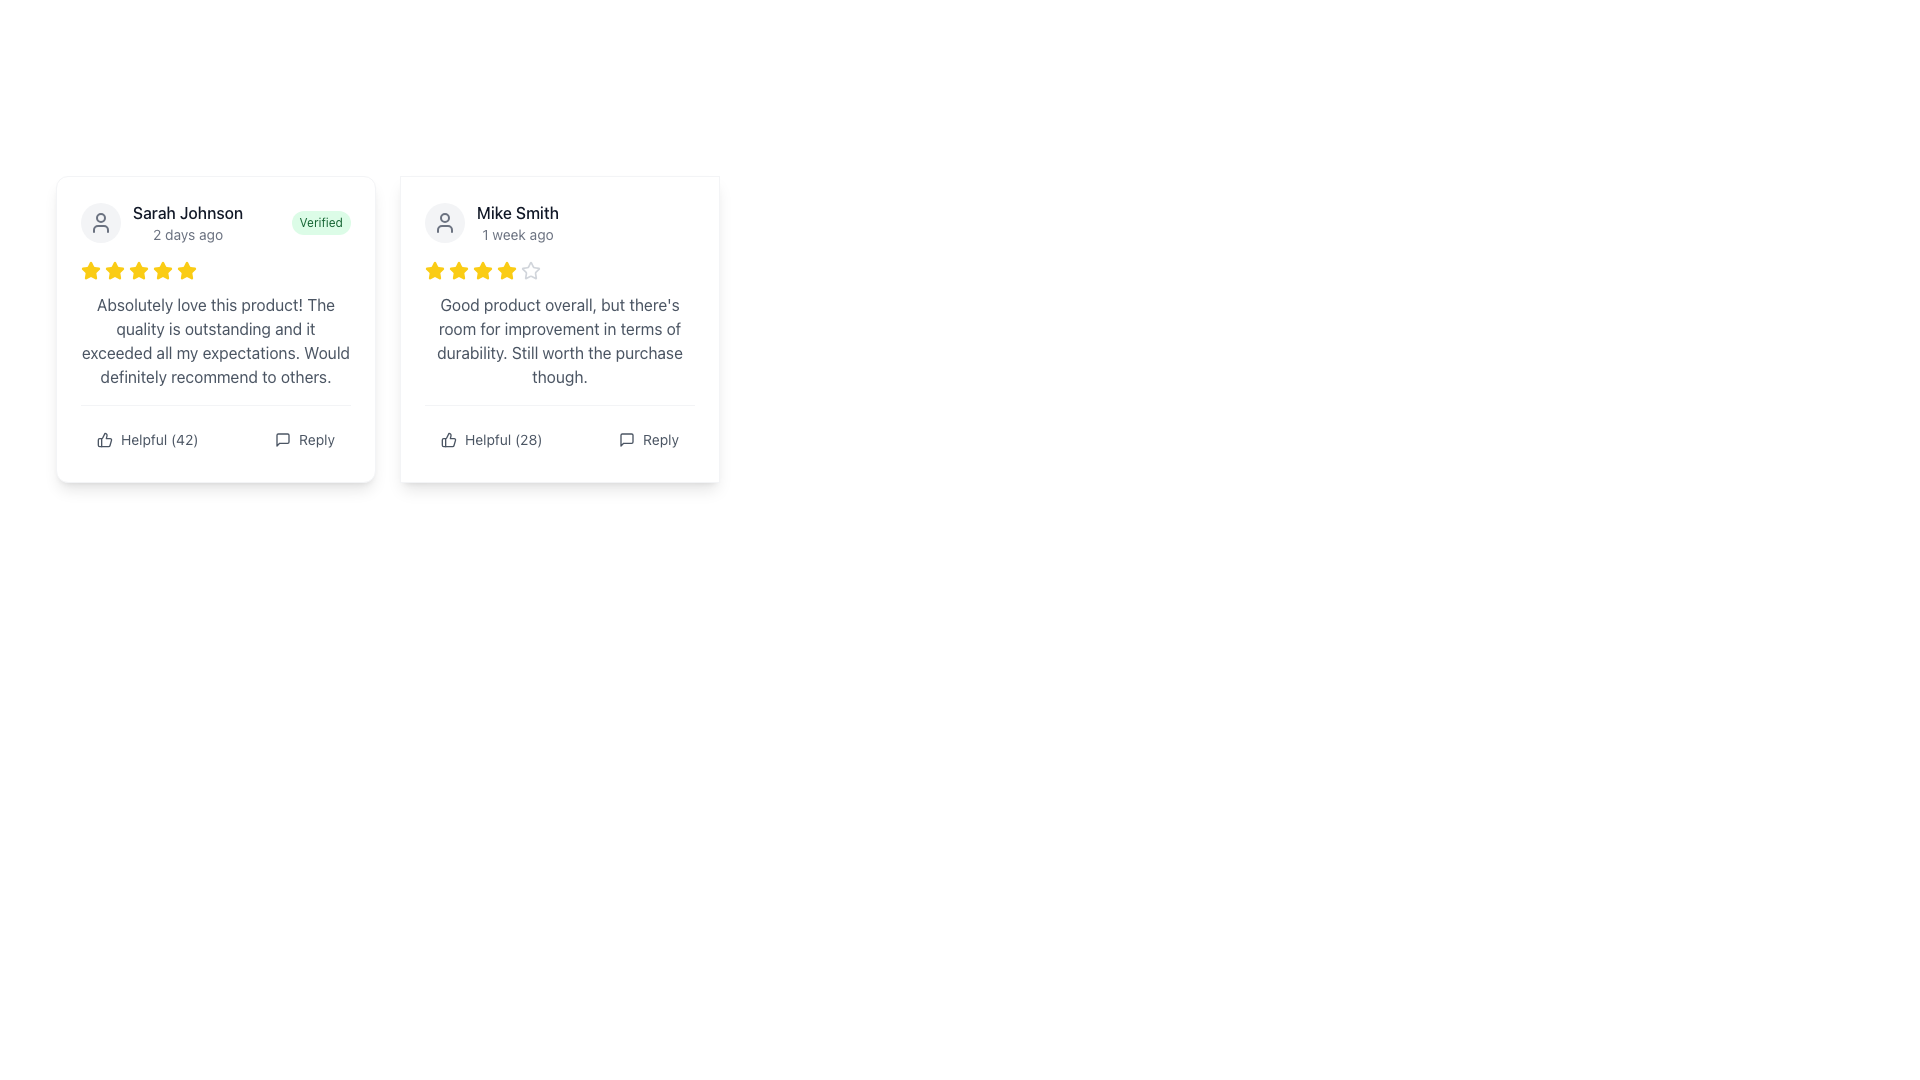 Image resolution: width=1920 pixels, height=1080 pixels. What do you see at coordinates (458, 270) in the screenshot?
I see `the third yellow star icon in the rating row of Mike Smith's review card to interact with it` at bounding box center [458, 270].